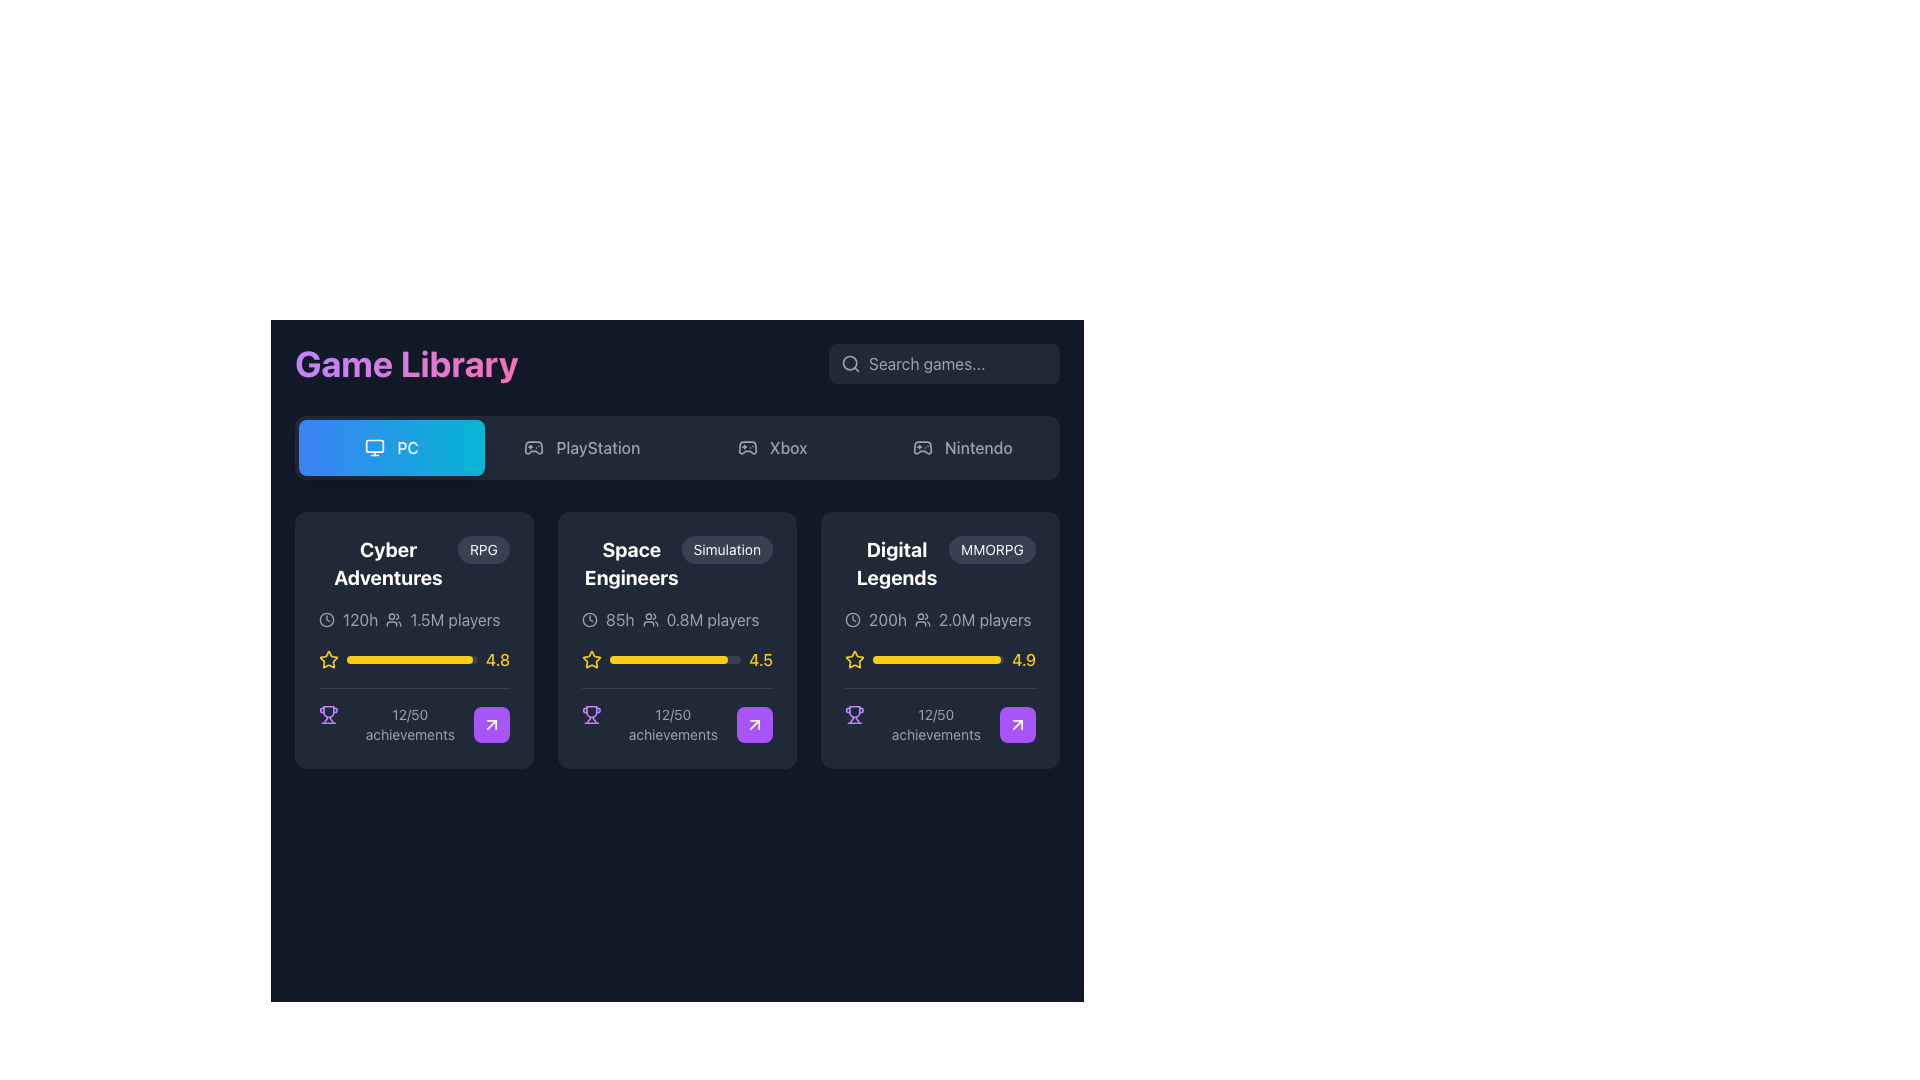 The height and width of the screenshot is (1080, 1920). Describe the element at coordinates (921, 446) in the screenshot. I see `the game controller icon located towards the top-right corner of the interface, which is styled in a dark neutral tone and adjacent to other interactive elements` at that location.